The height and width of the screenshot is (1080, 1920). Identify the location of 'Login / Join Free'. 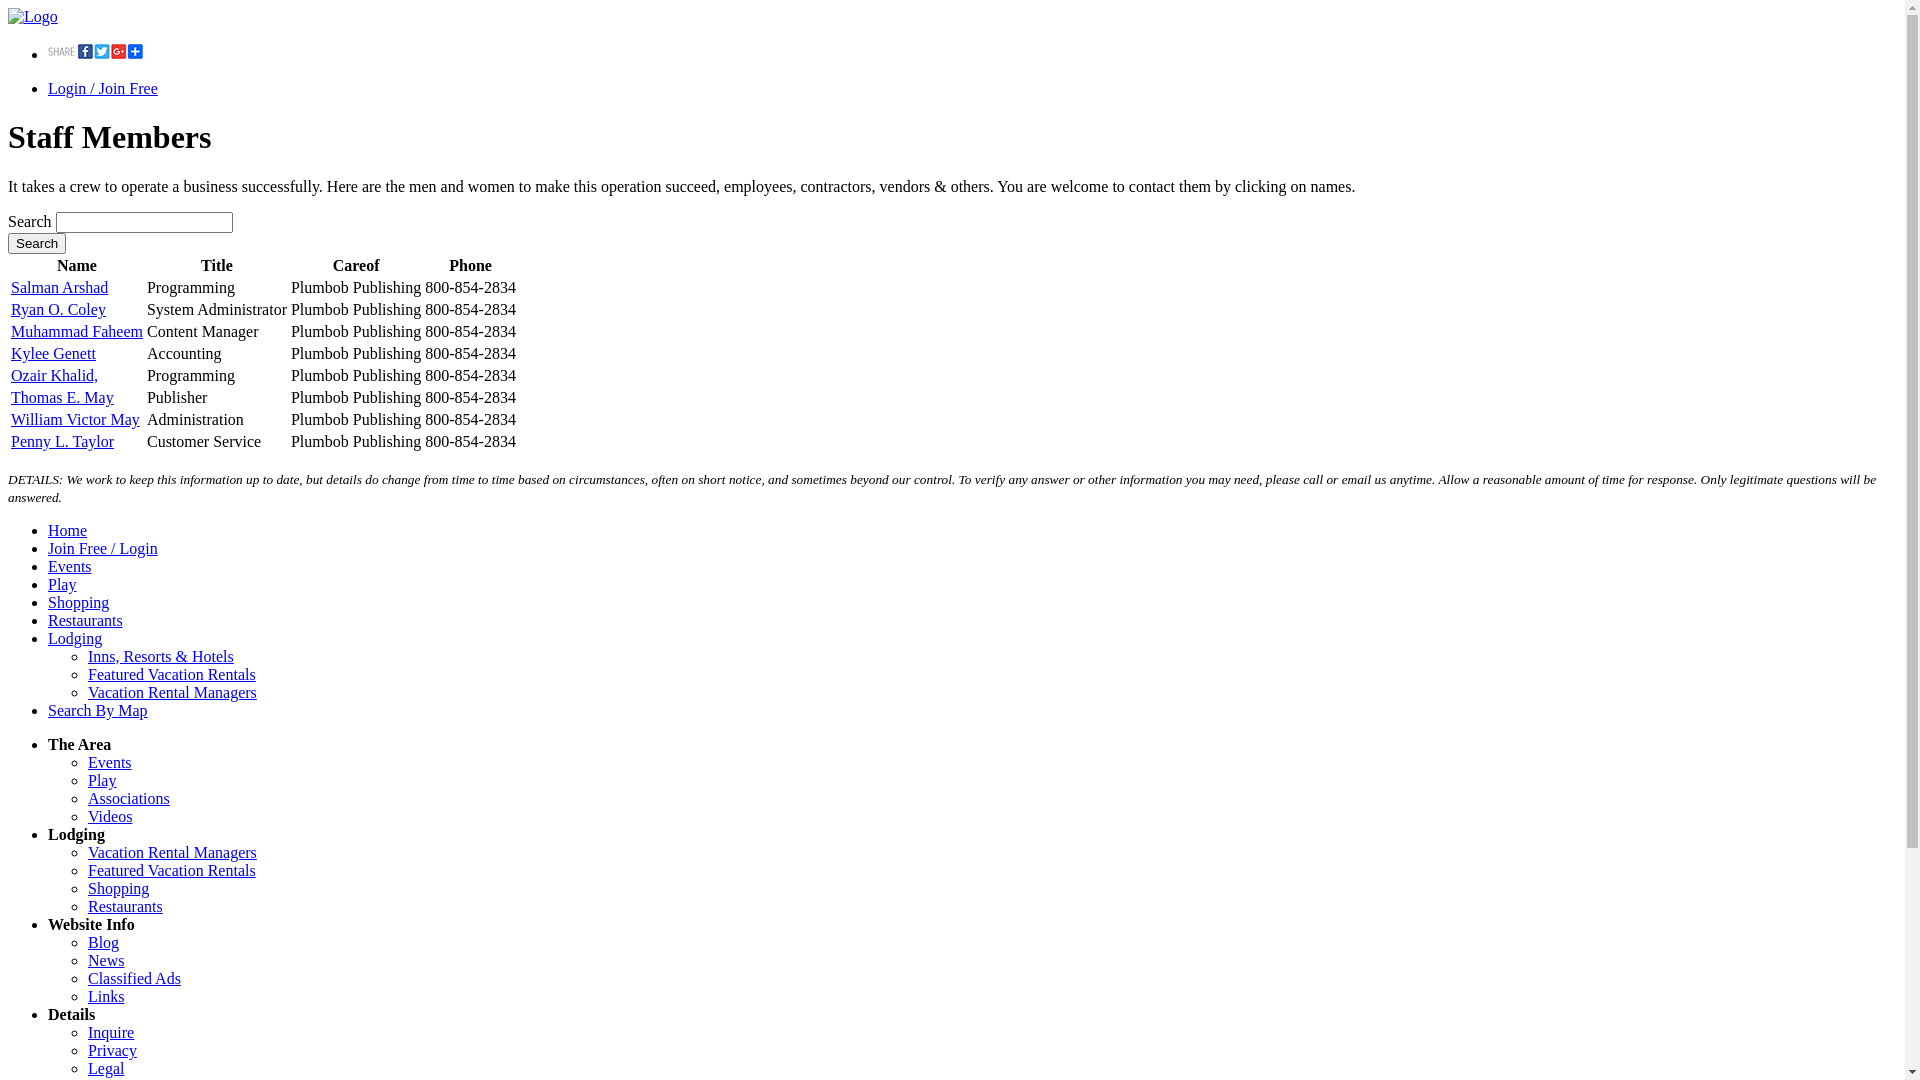
(101, 87).